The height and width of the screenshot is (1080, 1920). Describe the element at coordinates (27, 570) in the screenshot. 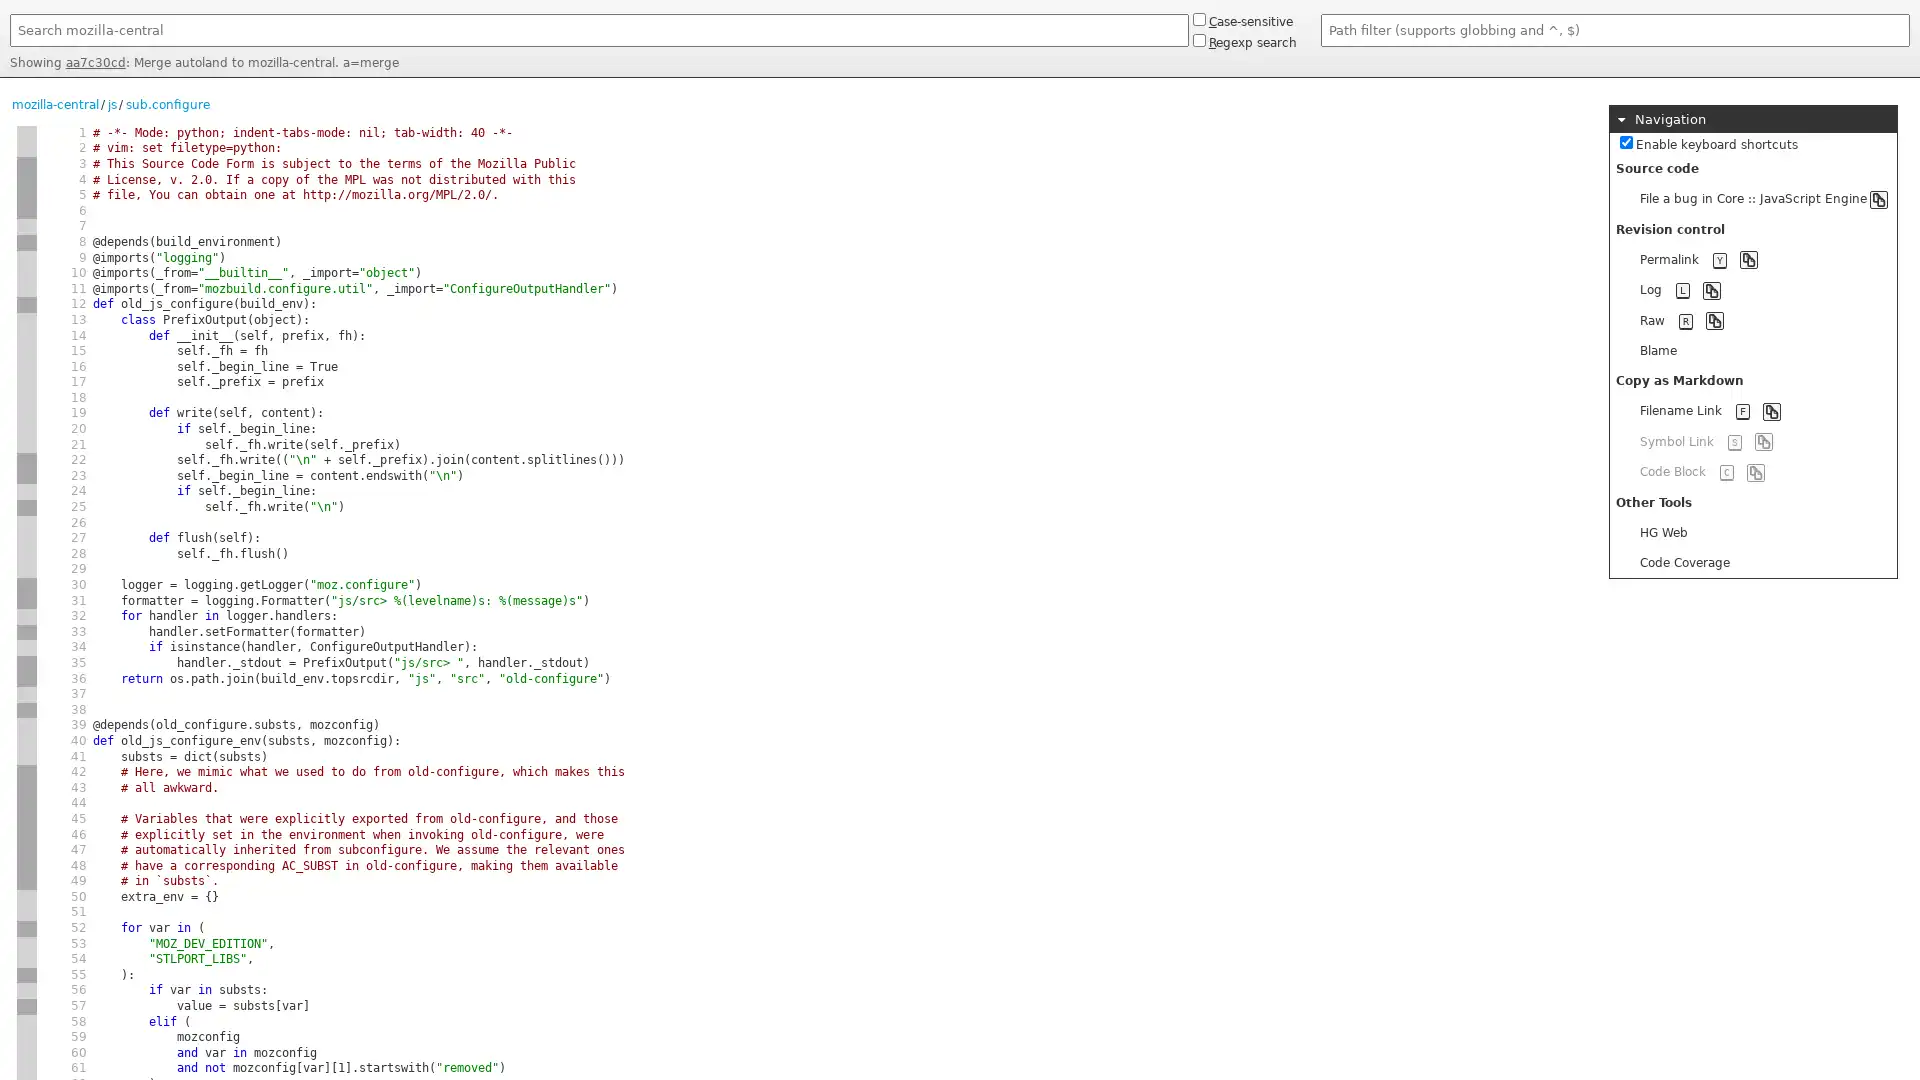

I see `same hash 6` at that location.